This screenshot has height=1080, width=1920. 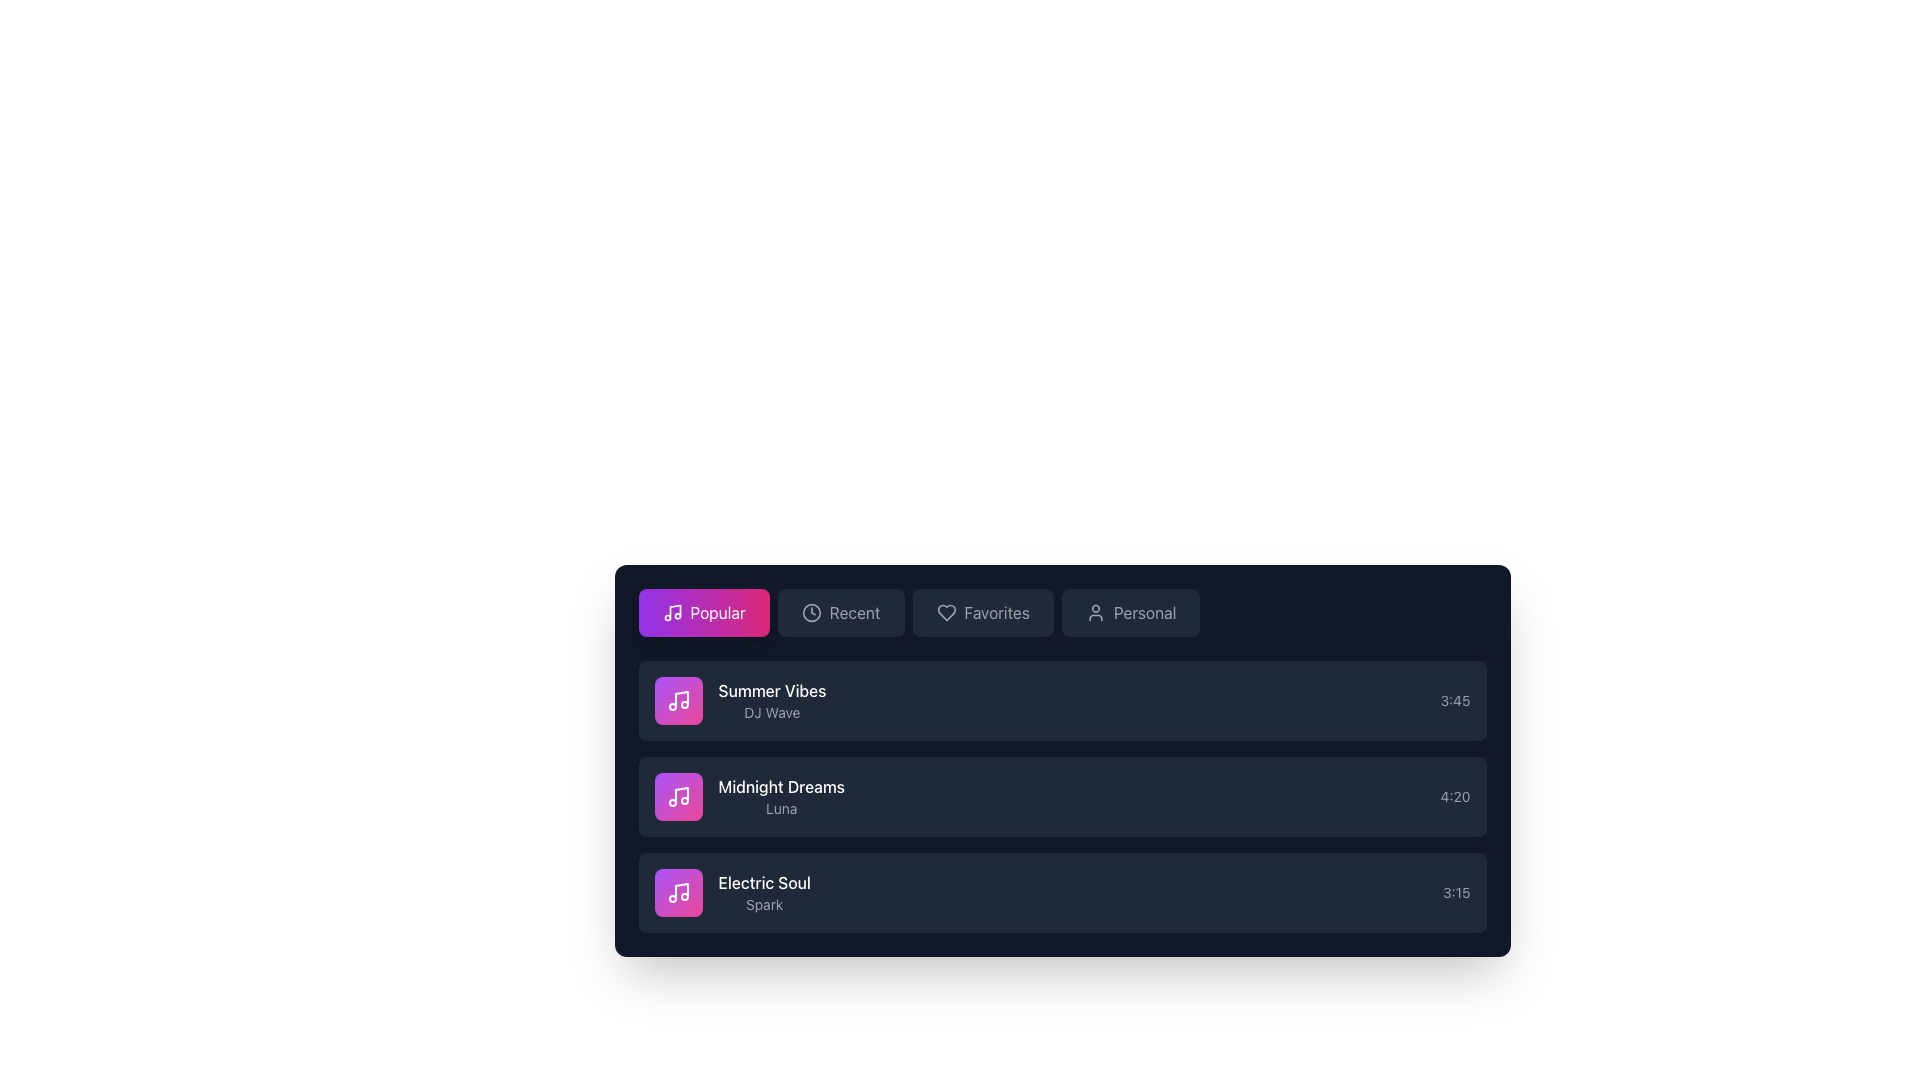 I want to click on the text label that describes the performer or contributor of the music piece 'Summer Vibes', which is located beneath the 'Summer Vibes' title in the 'Popular' section of the music playlist, so click(x=771, y=712).